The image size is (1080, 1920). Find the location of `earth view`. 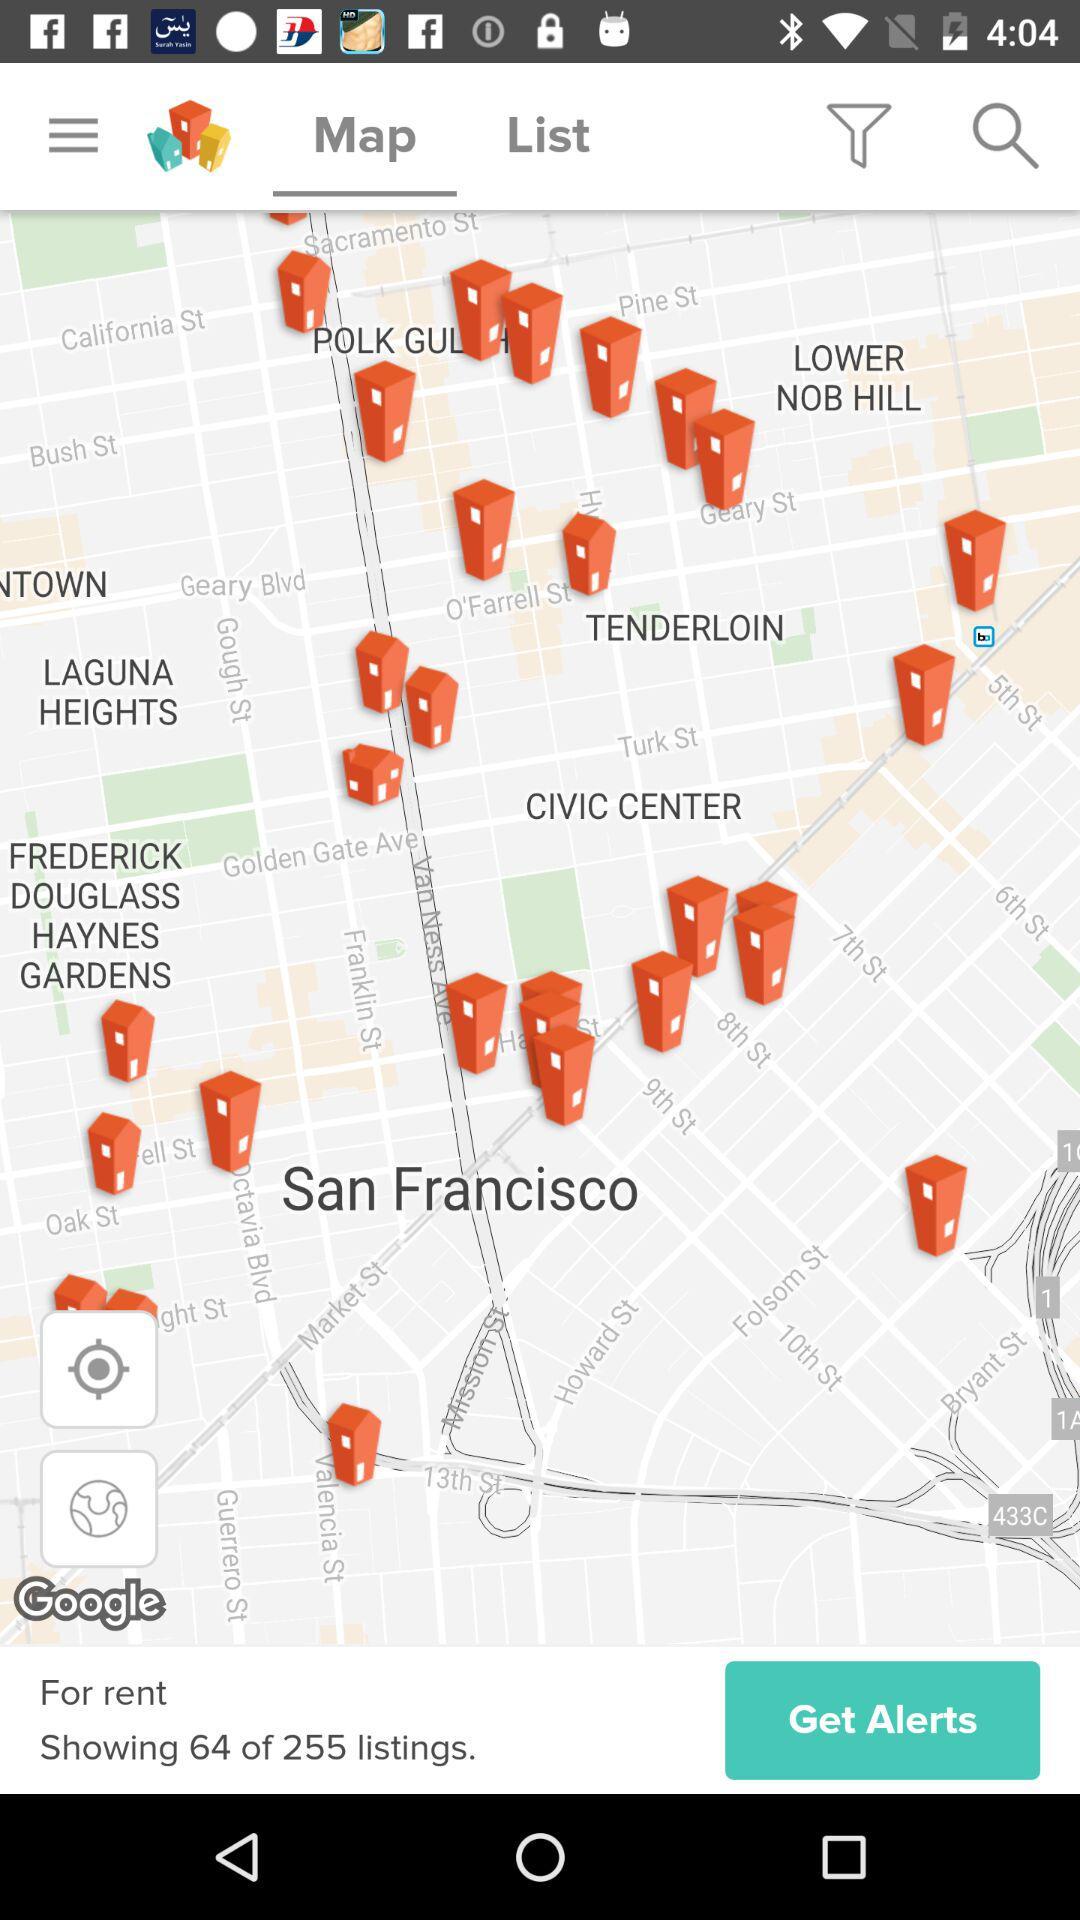

earth view is located at coordinates (99, 1508).